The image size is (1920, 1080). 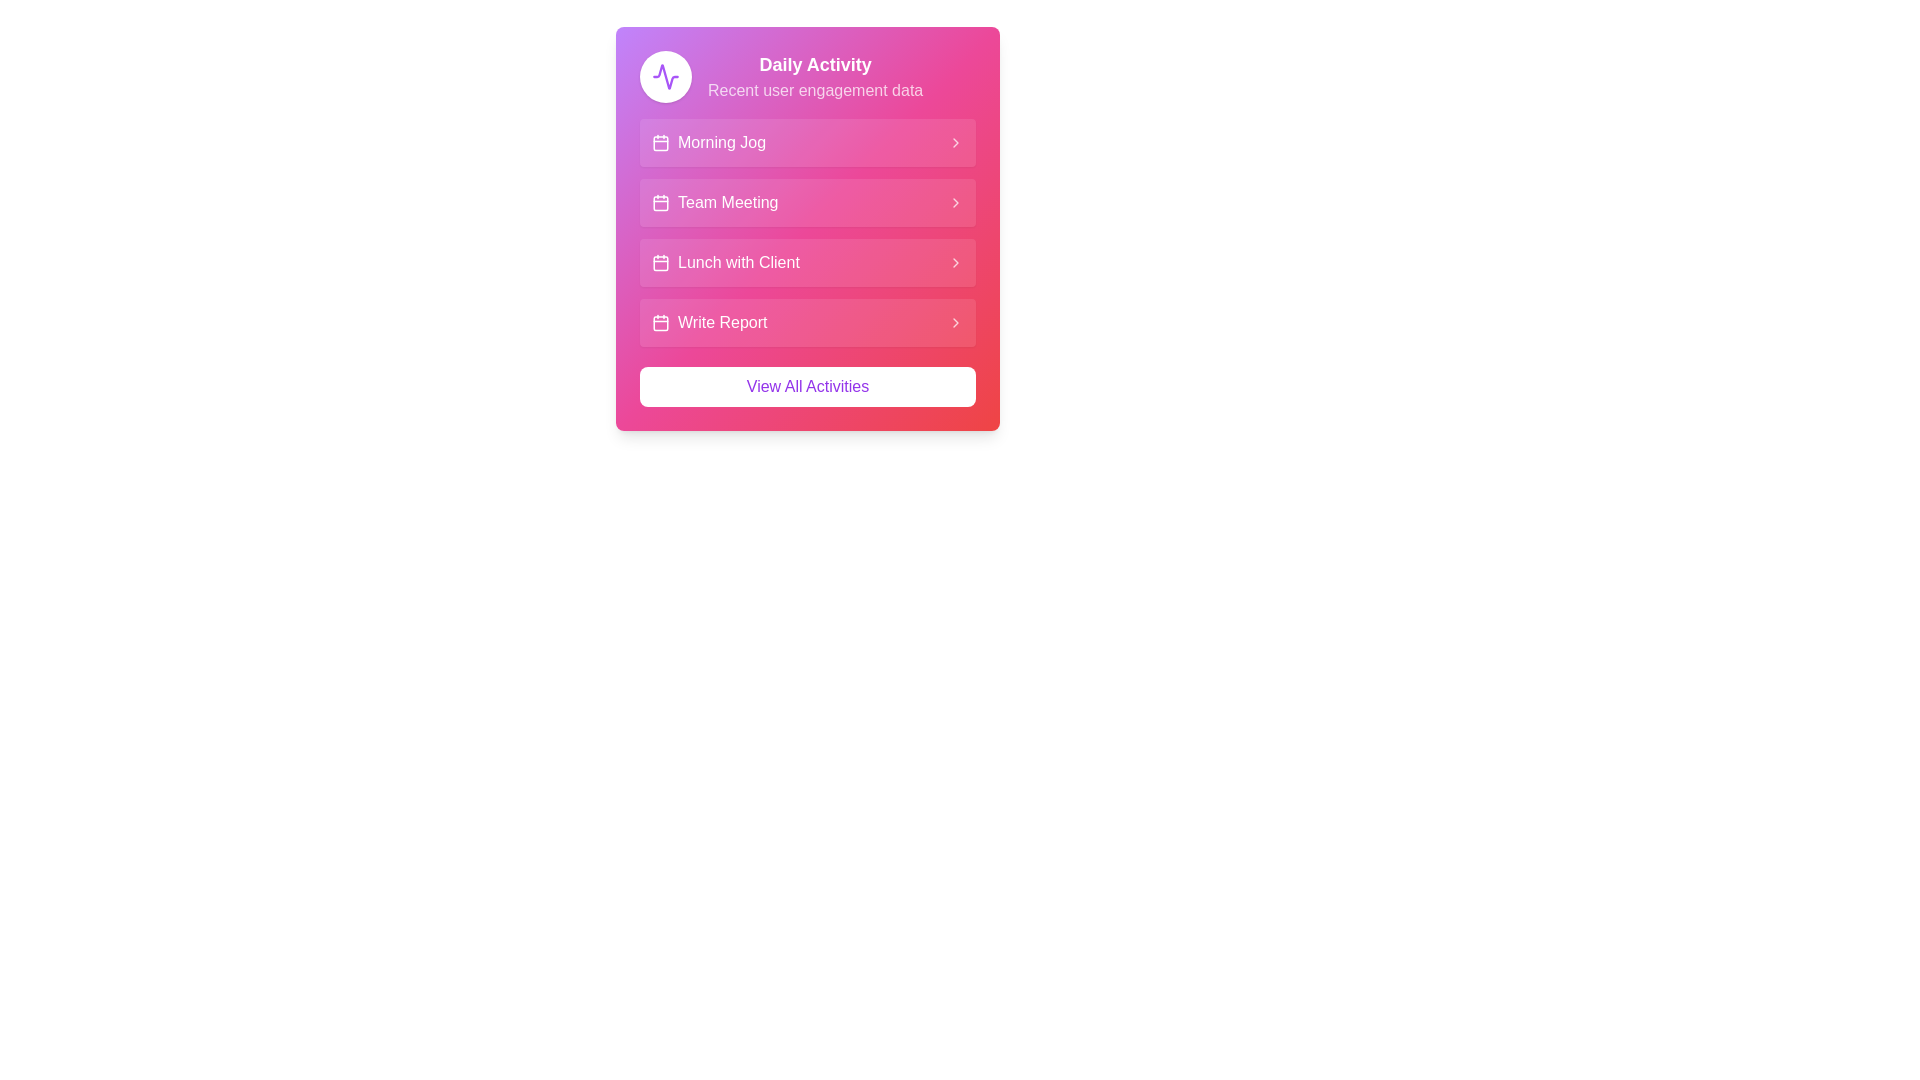 I want to click on the 'Team Meeting' List Item element, which is the second item in the vertical list within the 'Daily Activity' card, located between 'Morning Jog' and 'Lunch with Client', so click(x=715, y=203).